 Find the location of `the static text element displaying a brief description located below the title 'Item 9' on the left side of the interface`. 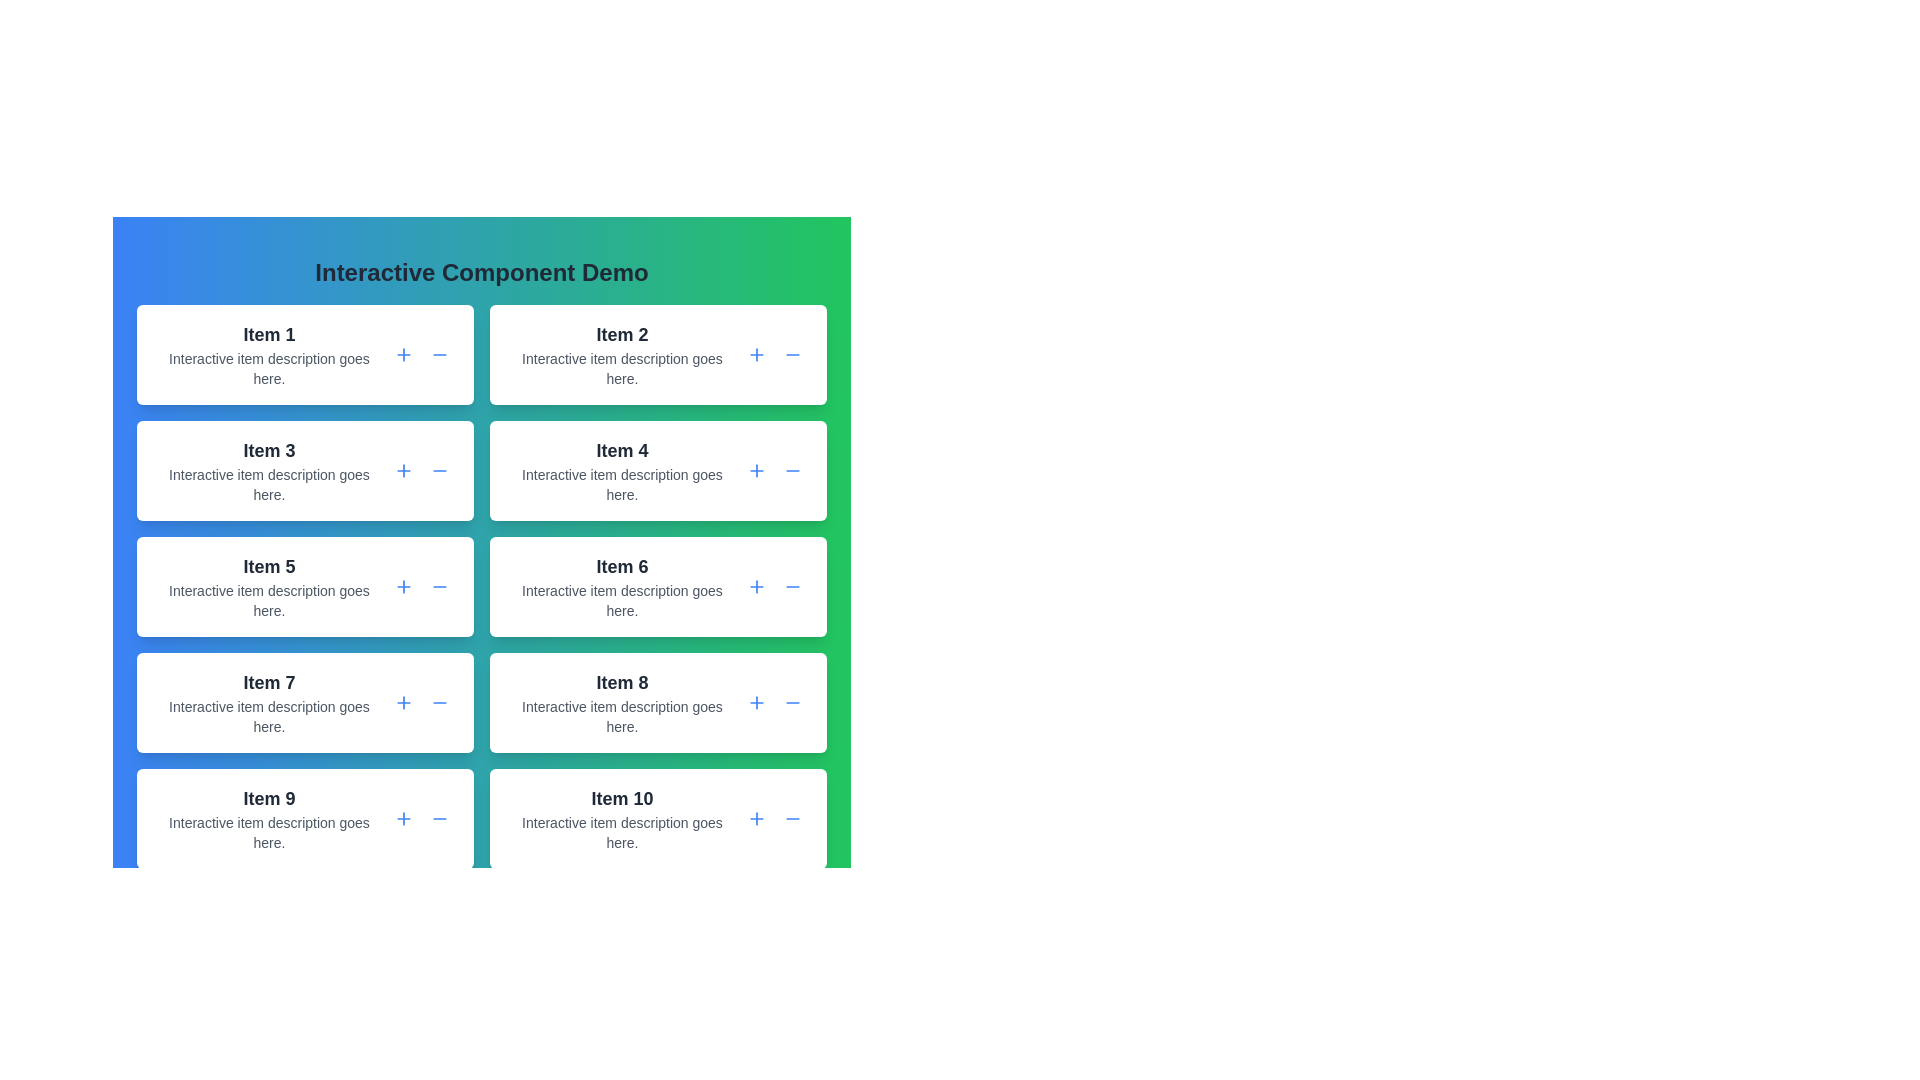

the static text element displaying a brief description located below the title 'Item 9' on the left side of the interface is located at coordinates (268, 833).